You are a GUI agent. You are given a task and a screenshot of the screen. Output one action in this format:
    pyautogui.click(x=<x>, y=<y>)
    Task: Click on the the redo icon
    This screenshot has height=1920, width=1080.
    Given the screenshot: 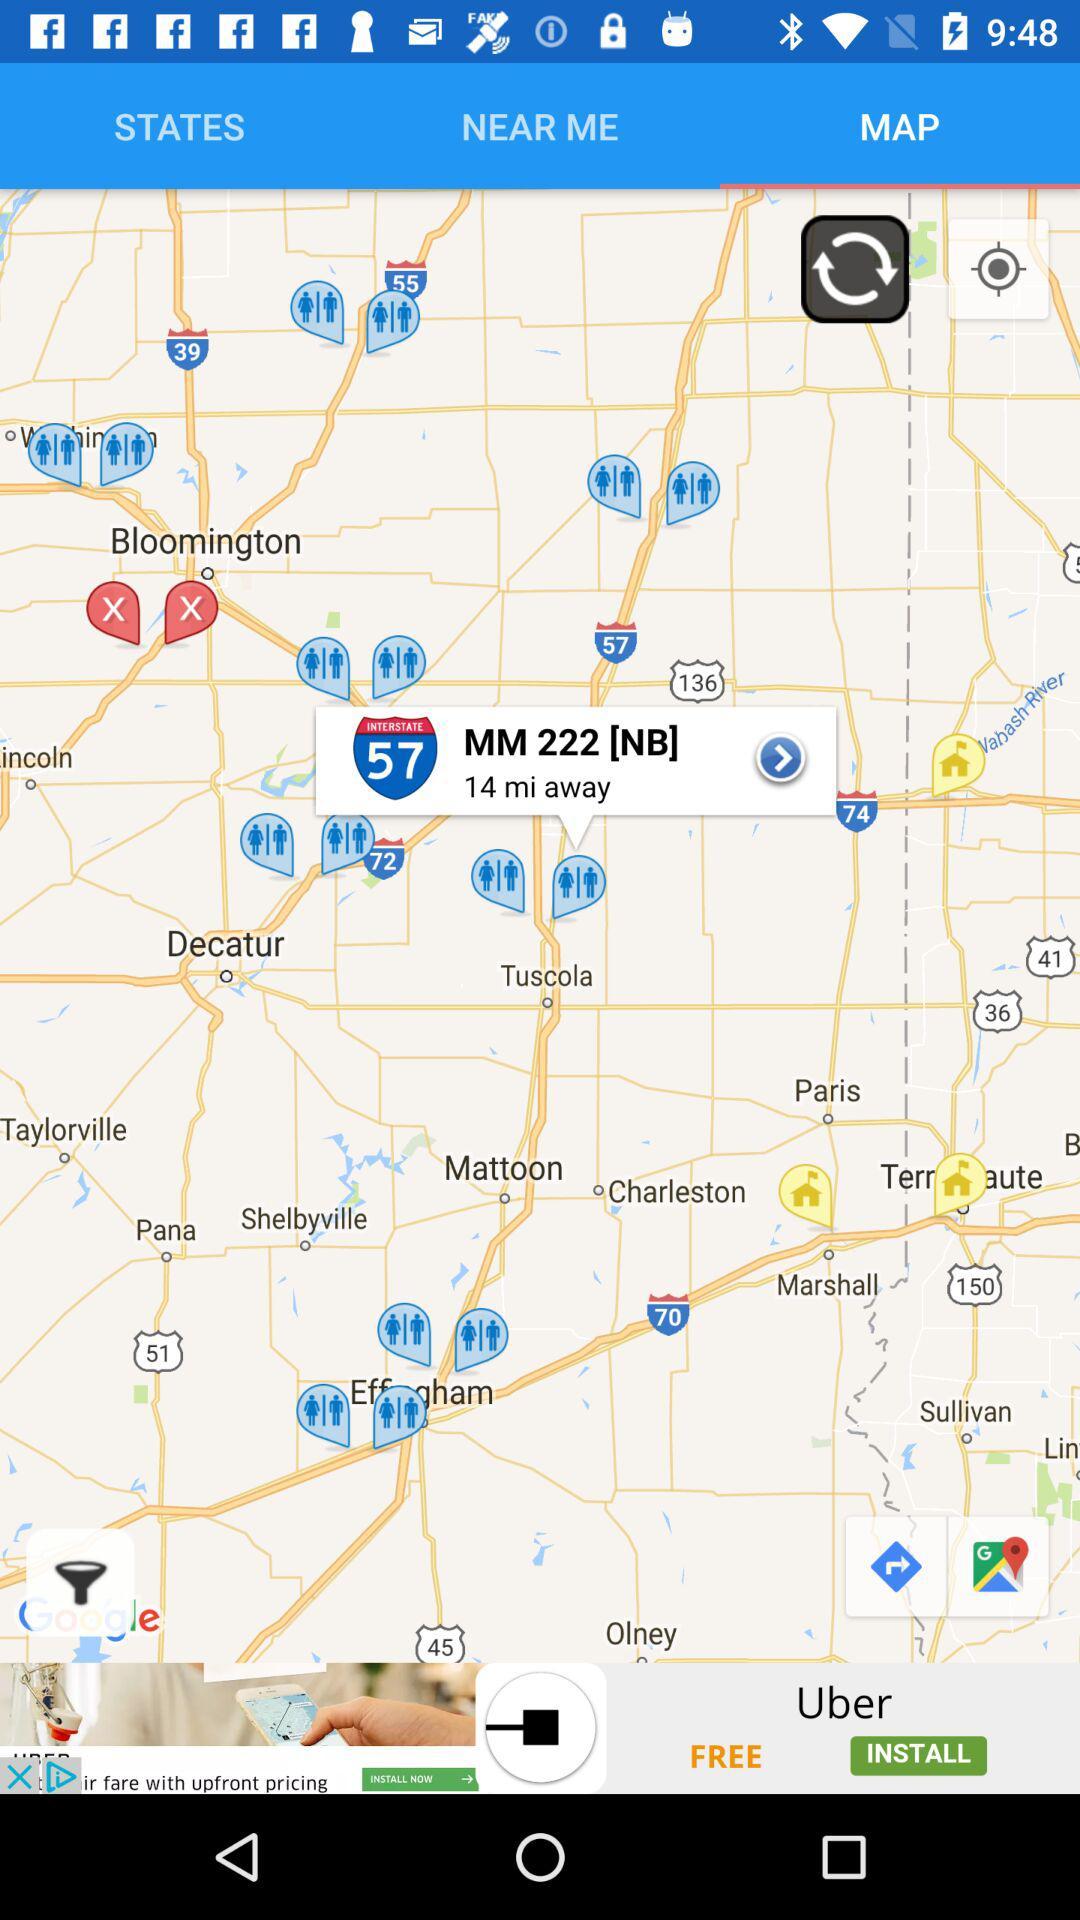 What is the action you would take?
    pyautogui.click(x=893, y=1566)
    